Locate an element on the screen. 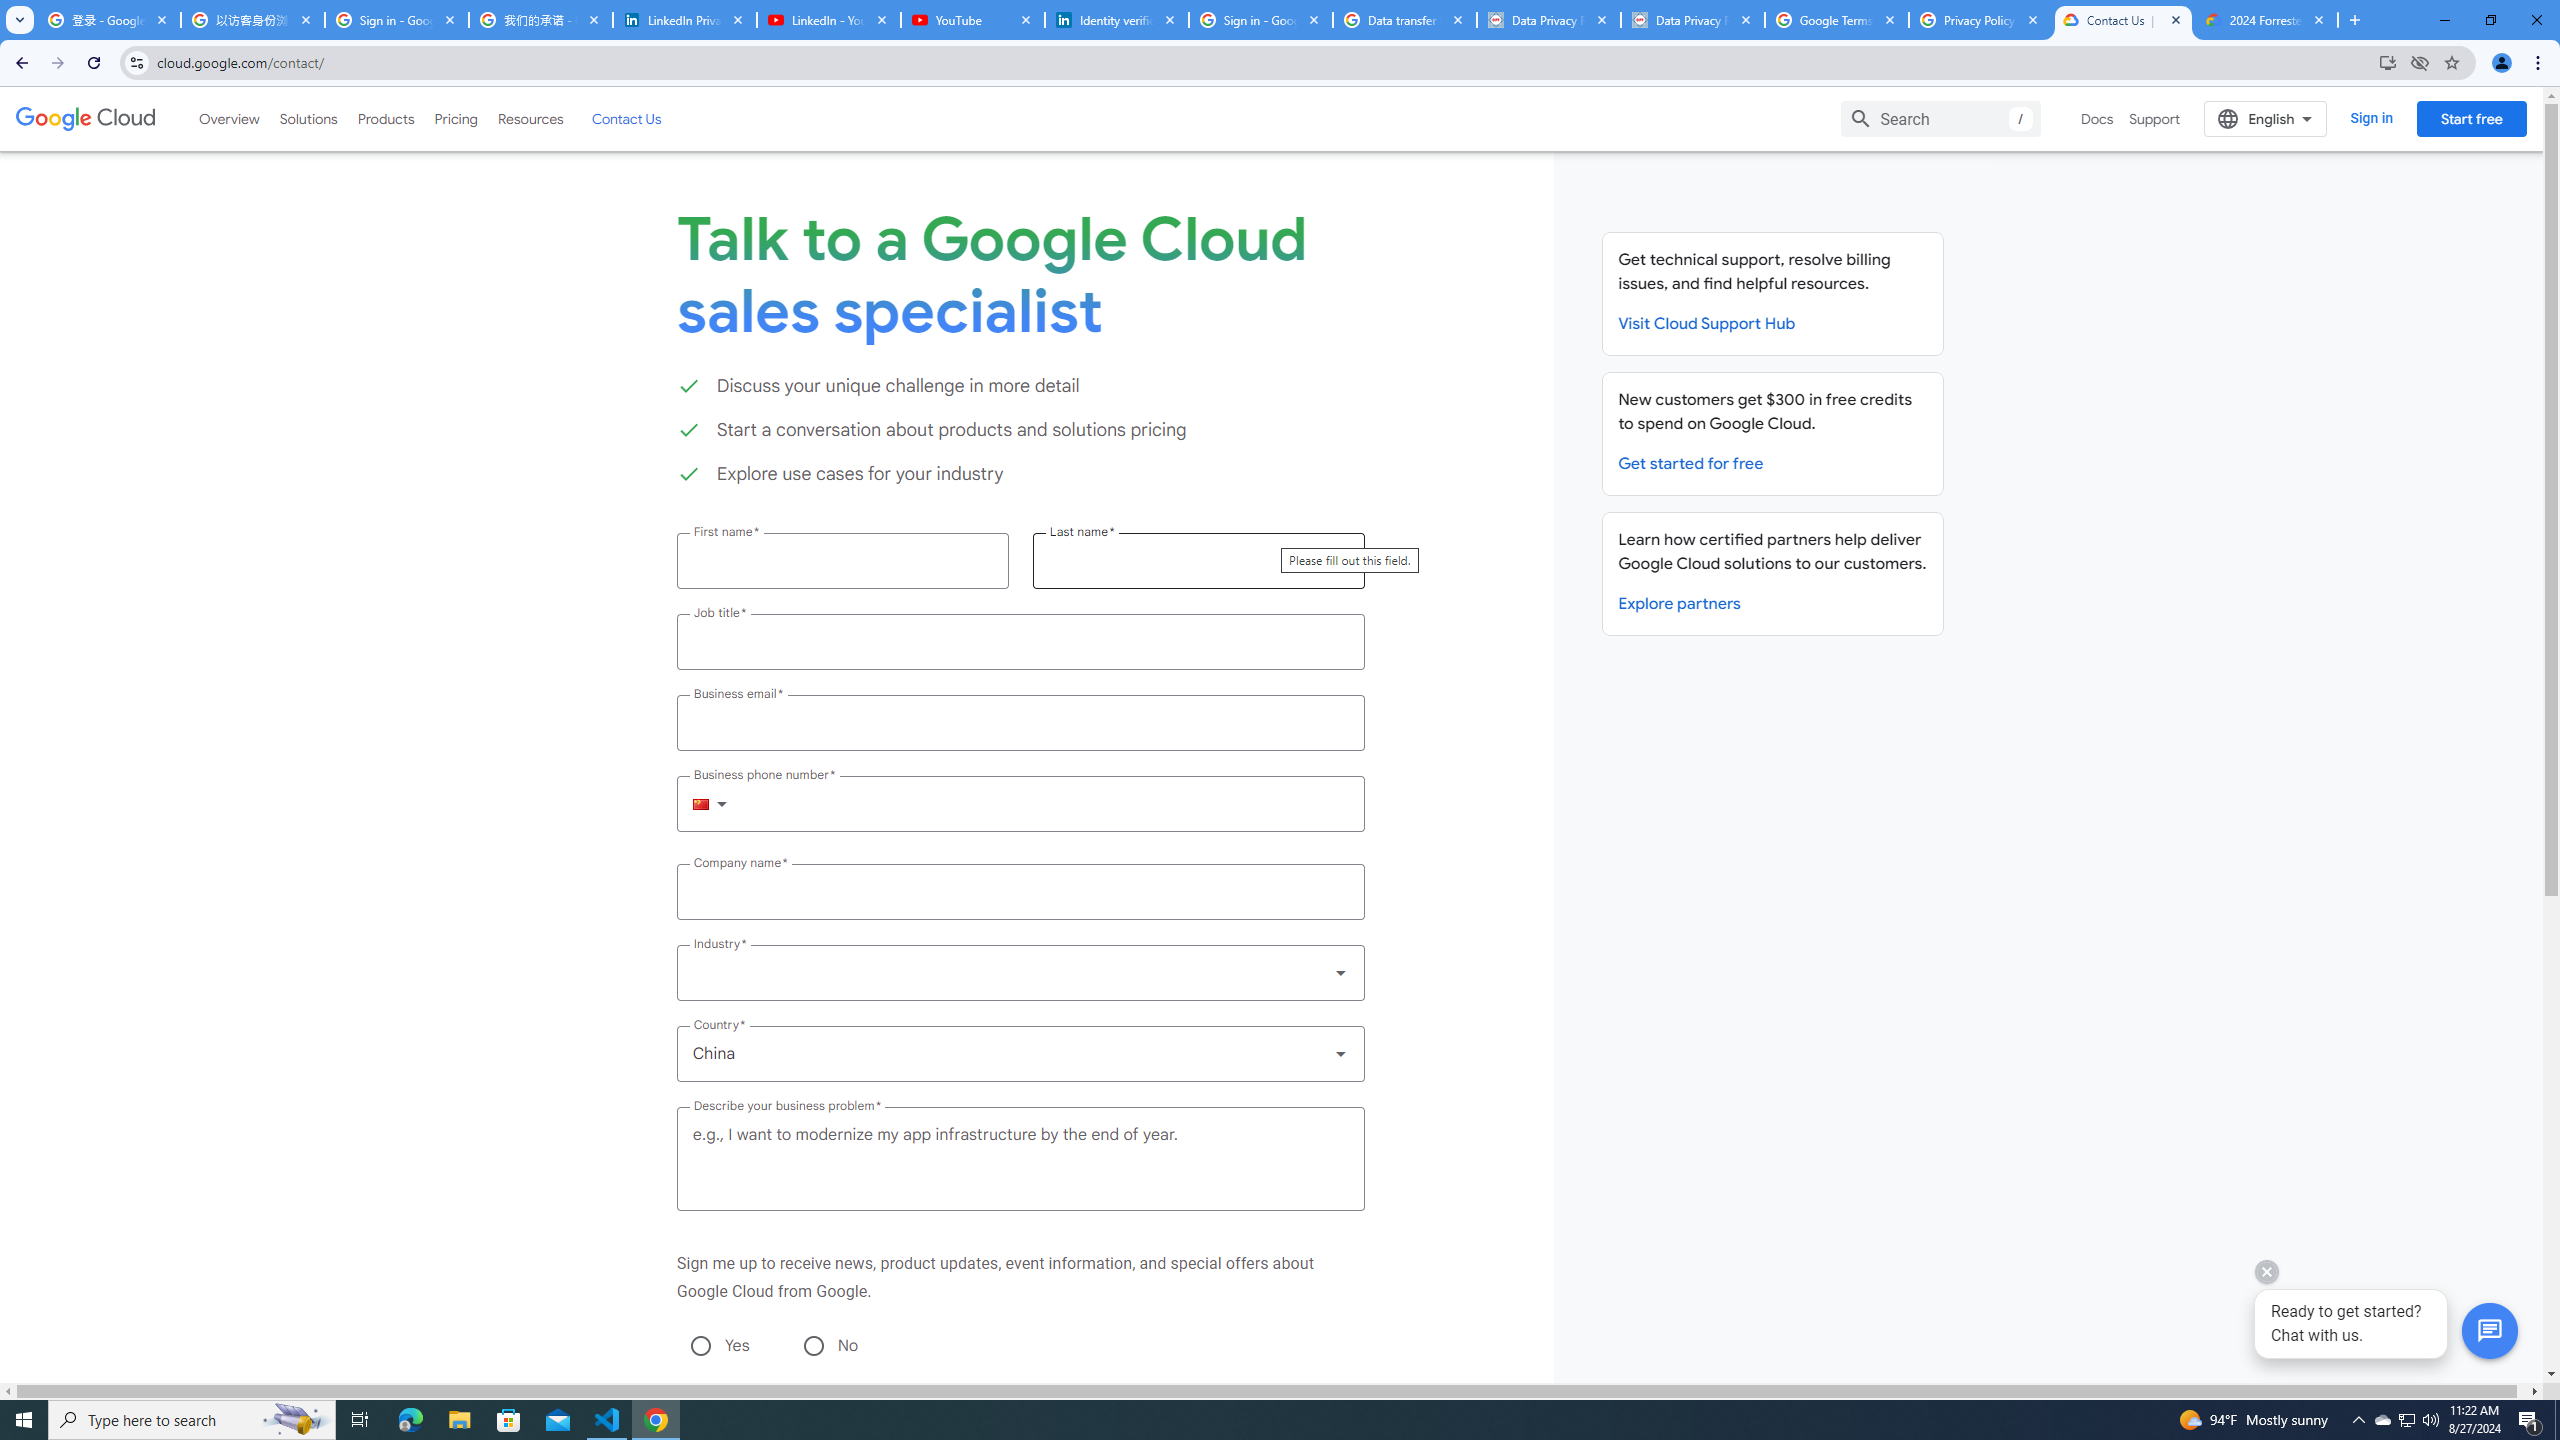 Image resolution: width=2560 pixels, height=1440 pixels. 'Pricing' is located at coordinates (456, 118).